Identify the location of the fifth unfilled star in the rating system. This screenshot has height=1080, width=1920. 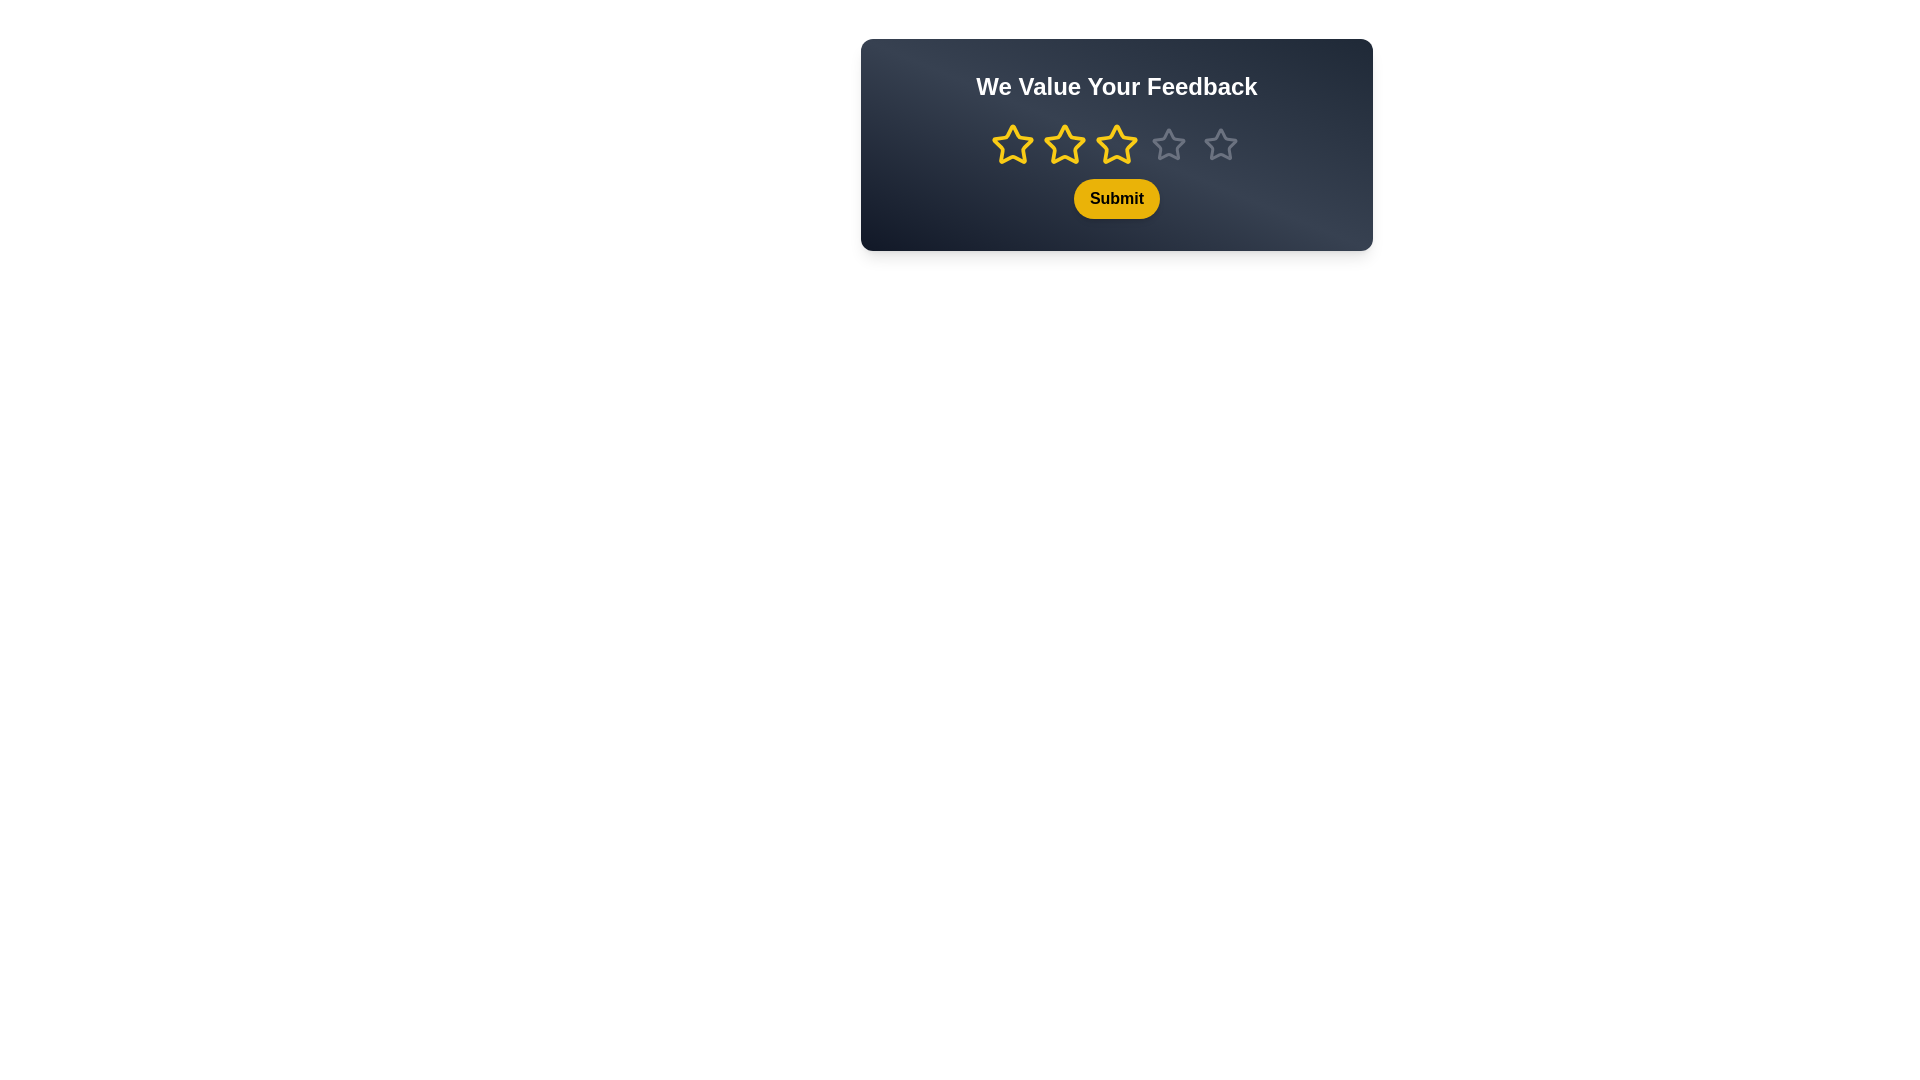
(1219, 144).